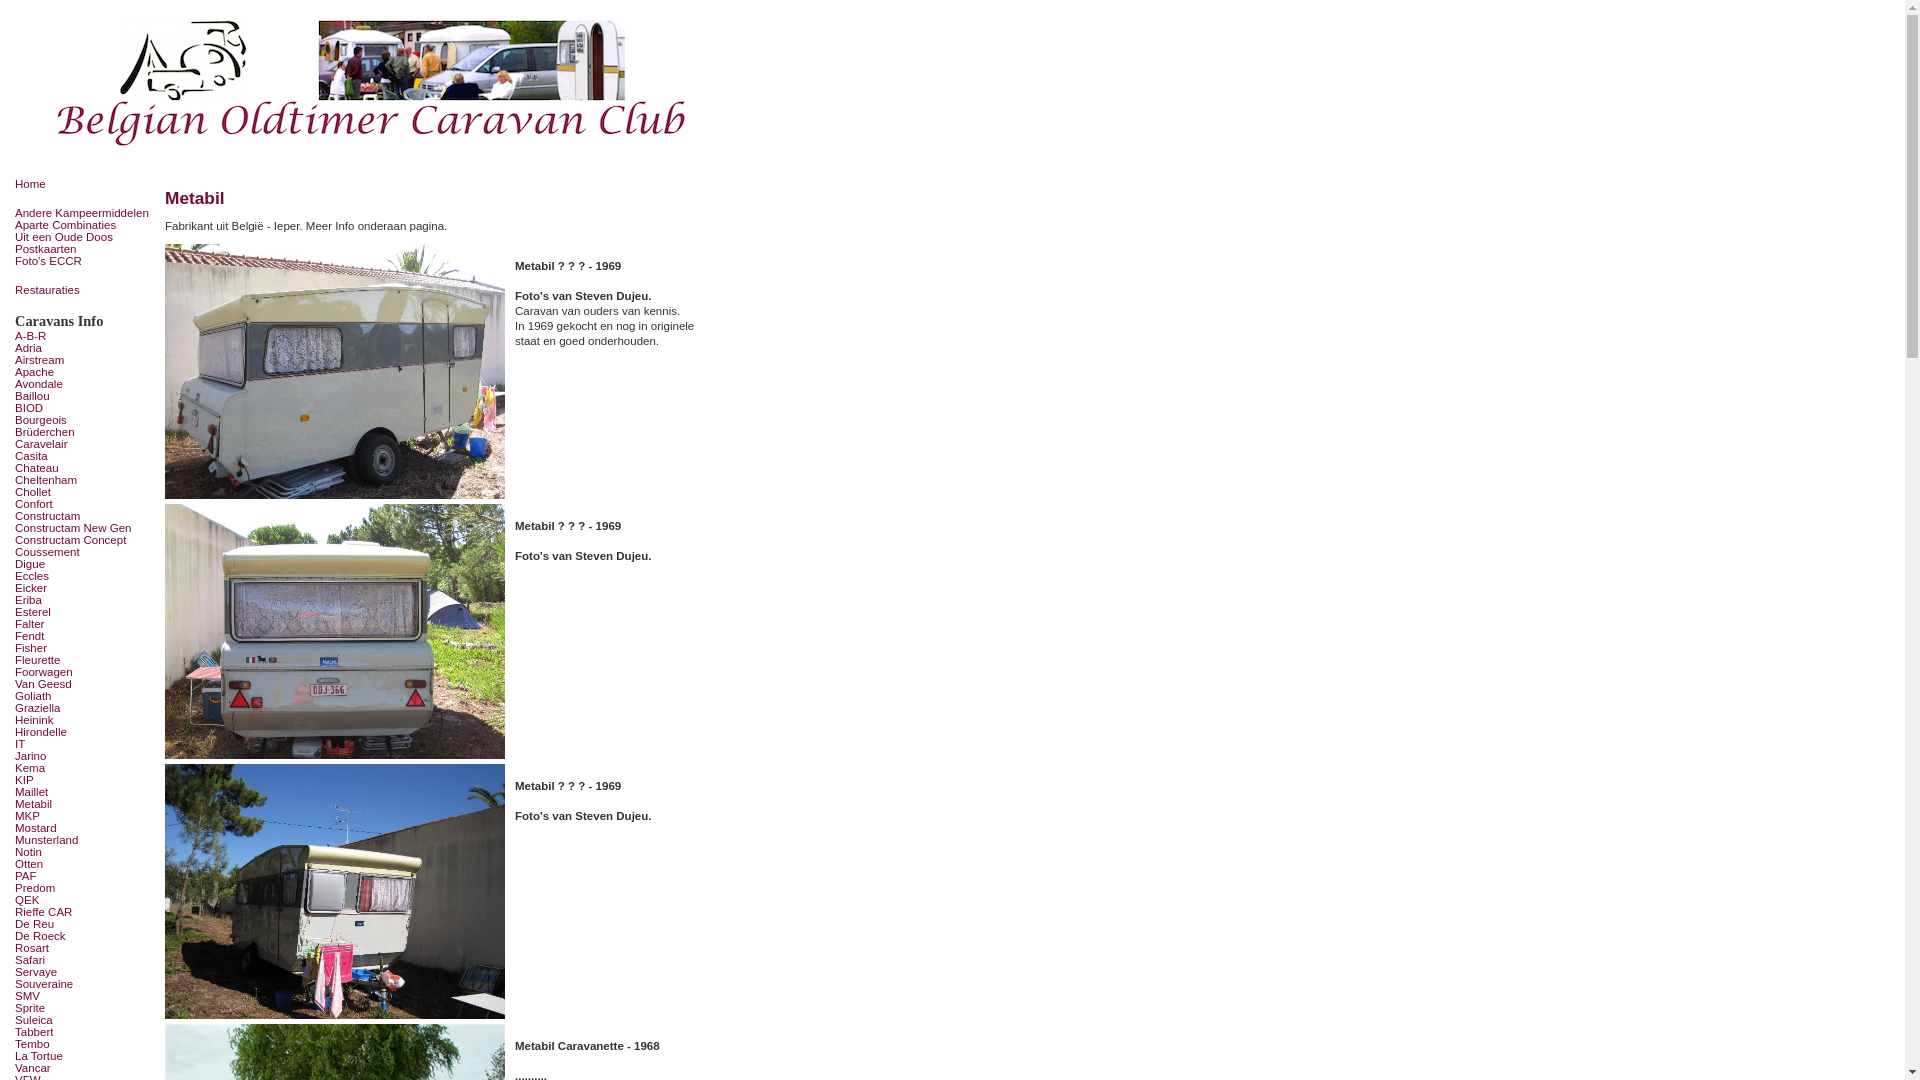 The height and width of the screenshot is (1080, 1920). What do you see at coordinates (84, 732) in the screenshot?
I see `'Hirondelle'` at bounding box center [84, 732].